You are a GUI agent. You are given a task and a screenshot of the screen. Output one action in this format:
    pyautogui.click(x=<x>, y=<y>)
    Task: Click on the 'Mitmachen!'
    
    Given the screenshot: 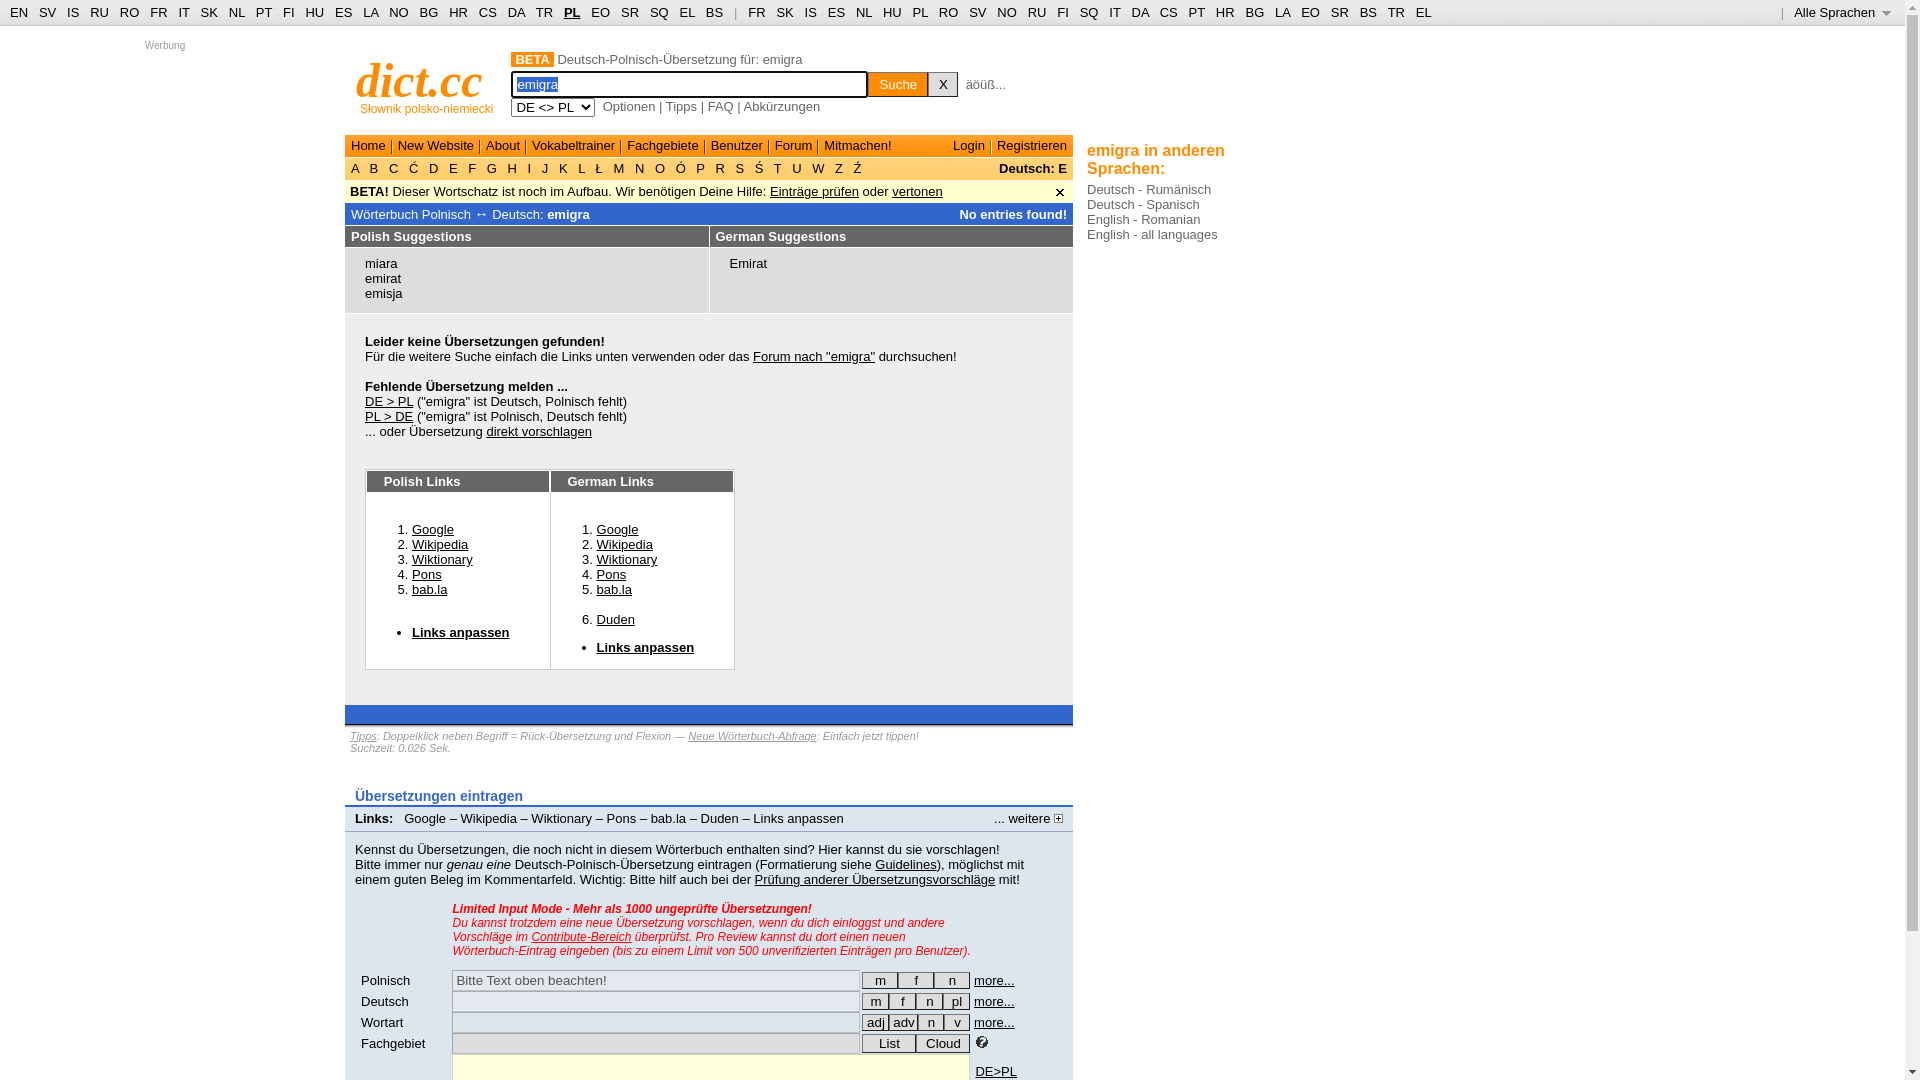 What is the action you would take?
    pyautogui.click(x=857, y=144)
    